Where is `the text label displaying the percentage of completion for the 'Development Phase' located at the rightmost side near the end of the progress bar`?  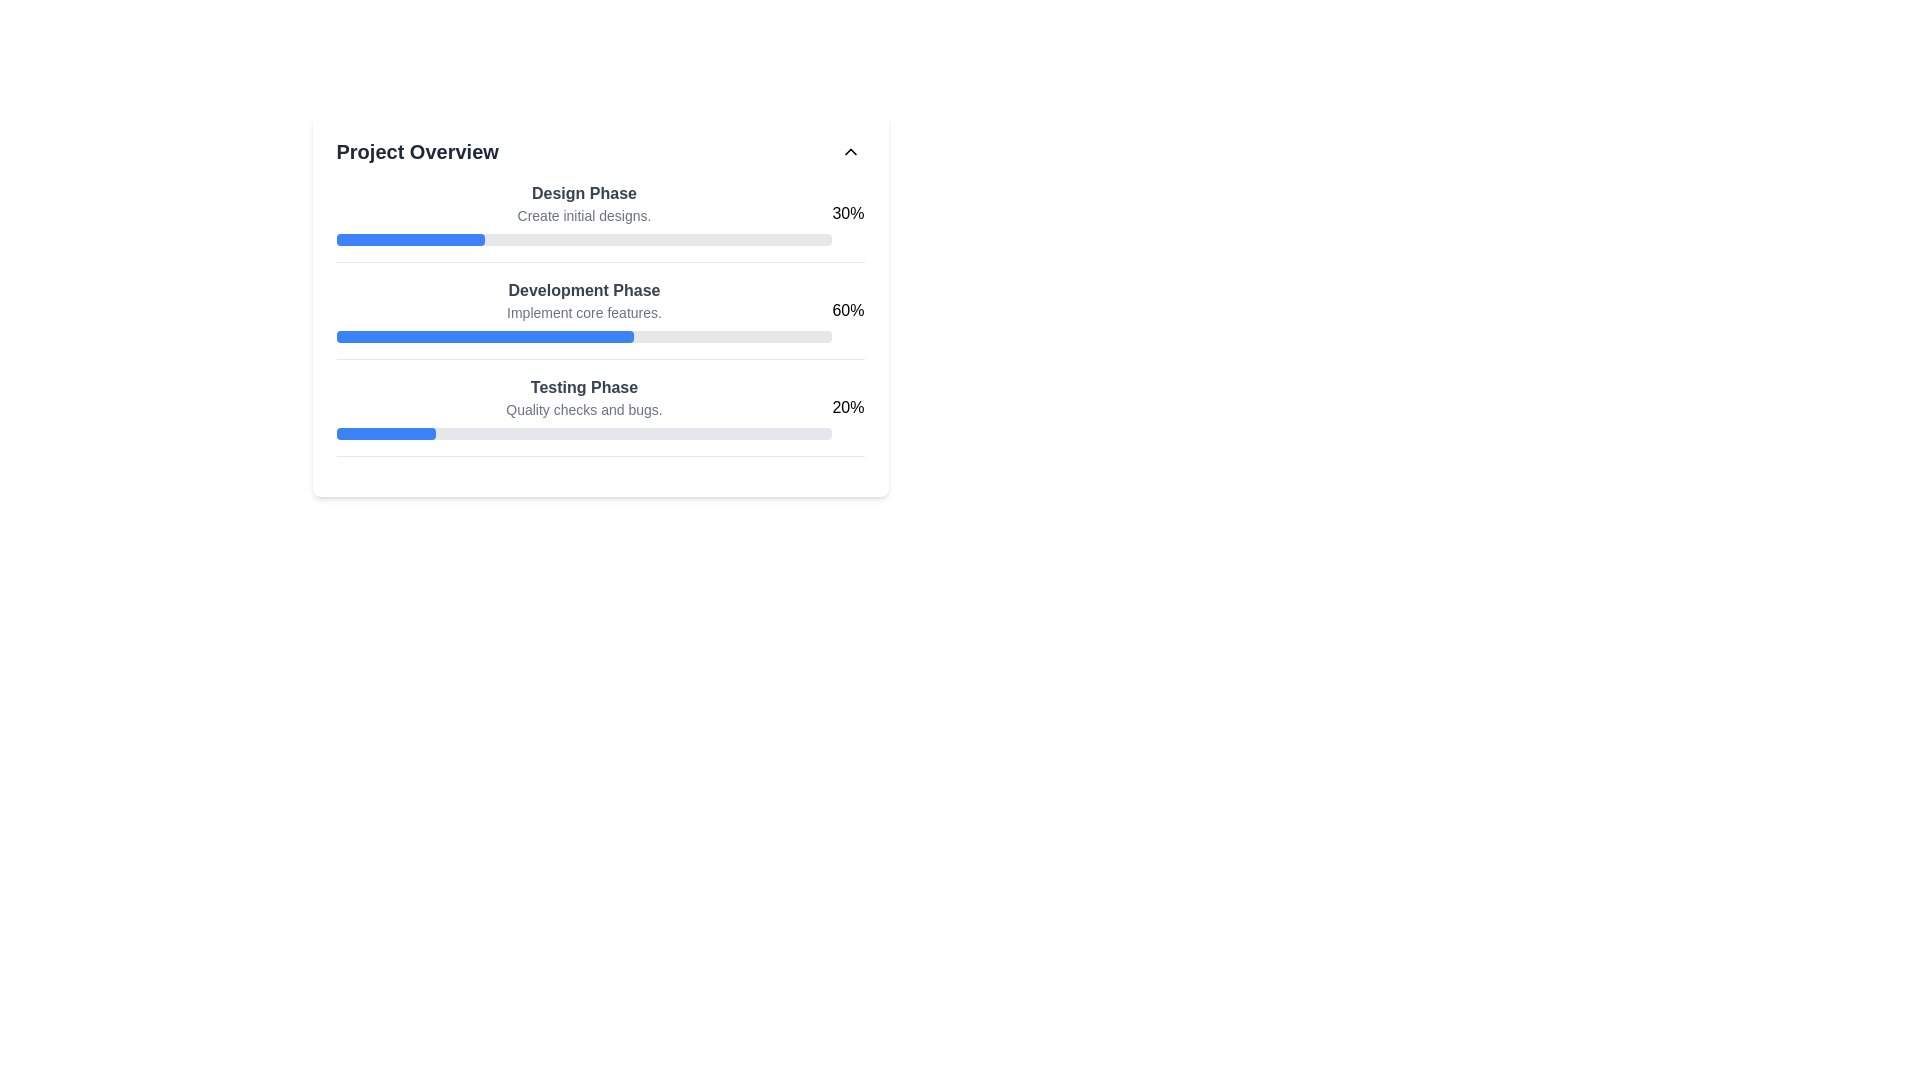
the text label displaying the percentage of completion for the 'Development Phase' located at the rightmost side near the end of the progress bar is located at coordinates (848, 310).